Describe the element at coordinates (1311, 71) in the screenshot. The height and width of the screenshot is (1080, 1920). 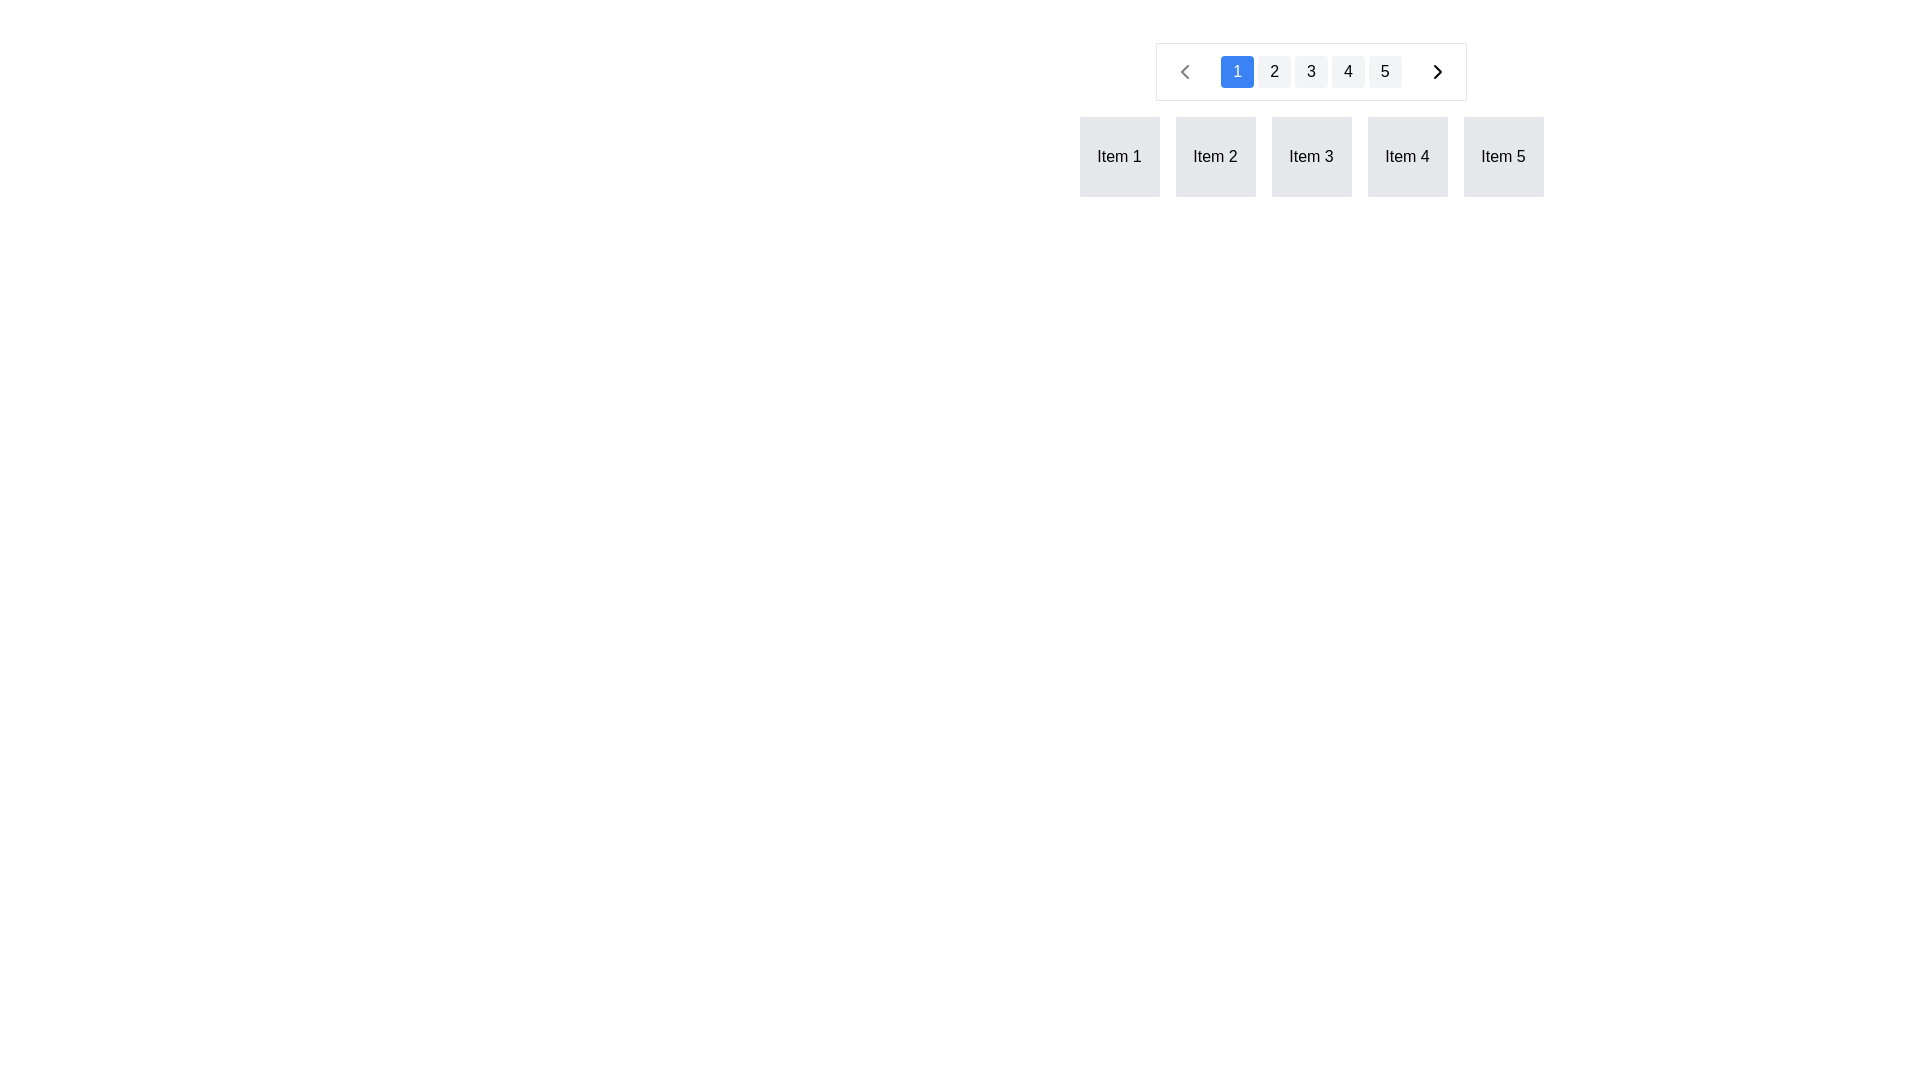
I see `the button labeled '3', which is the third button in a horizontally arranged group of five buttons` at that location.